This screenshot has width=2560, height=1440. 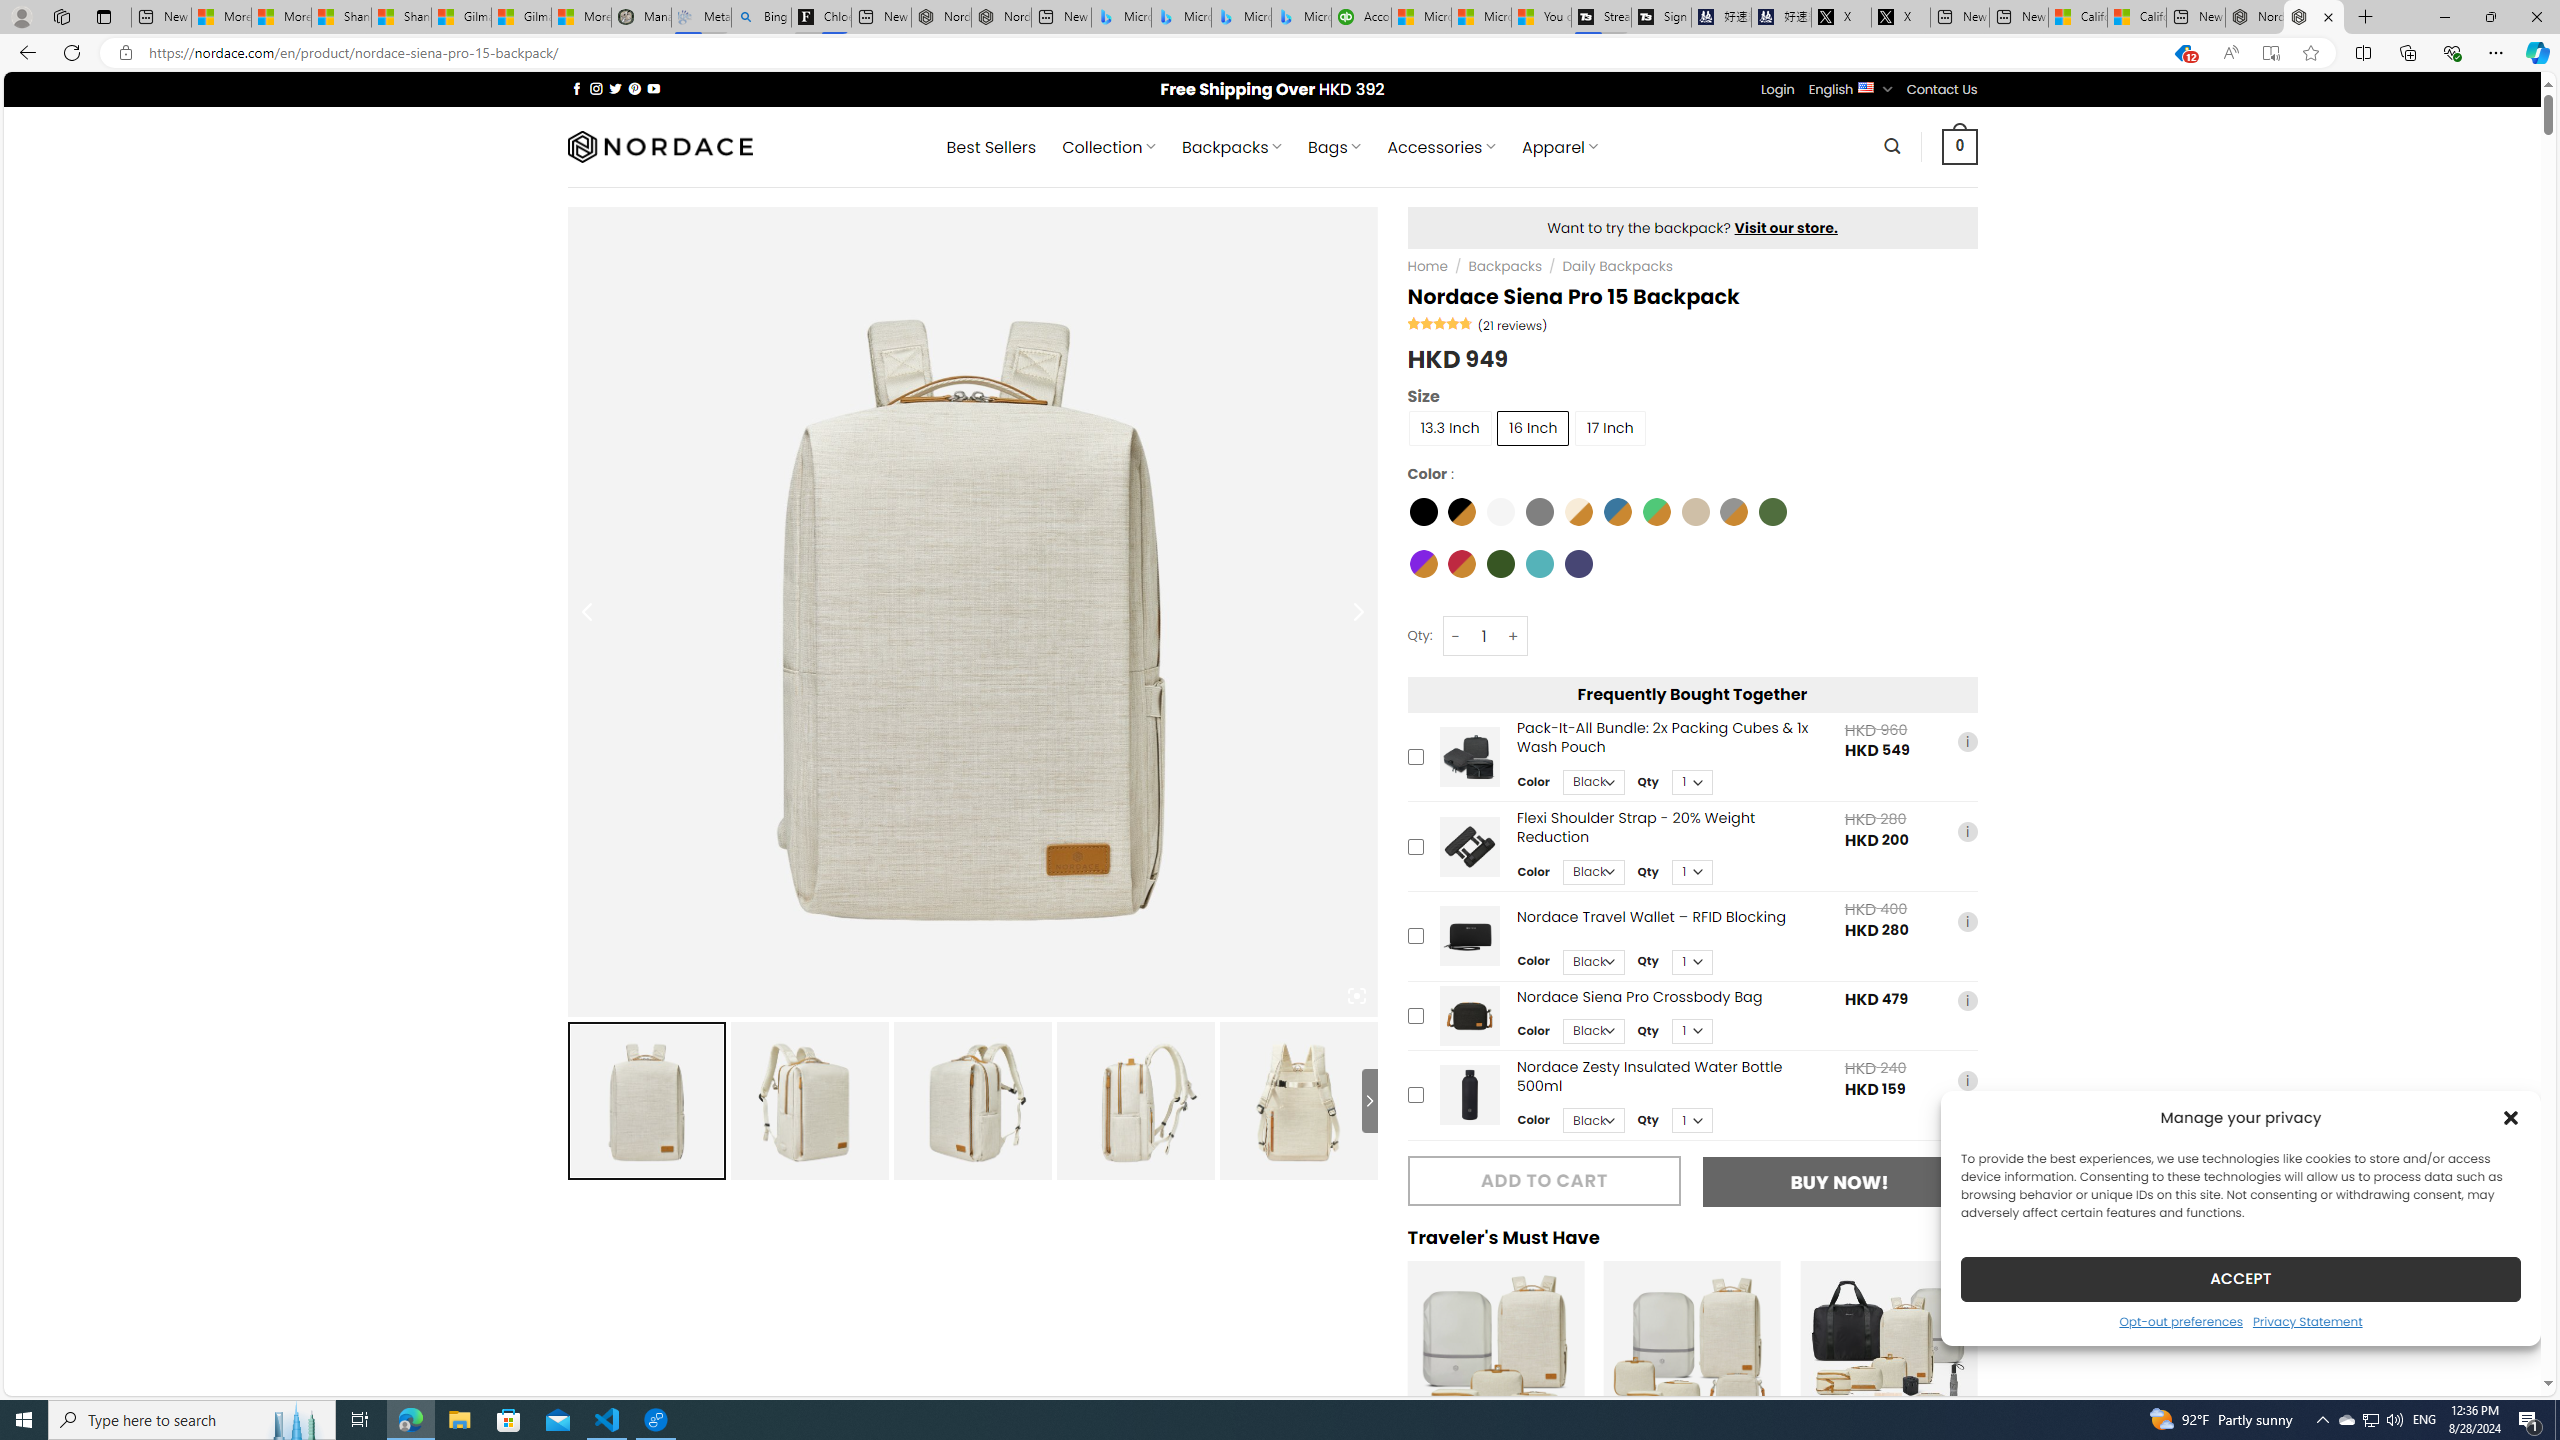 I want to click on 'Daily Backpacks', so click(x=1617, y=265).